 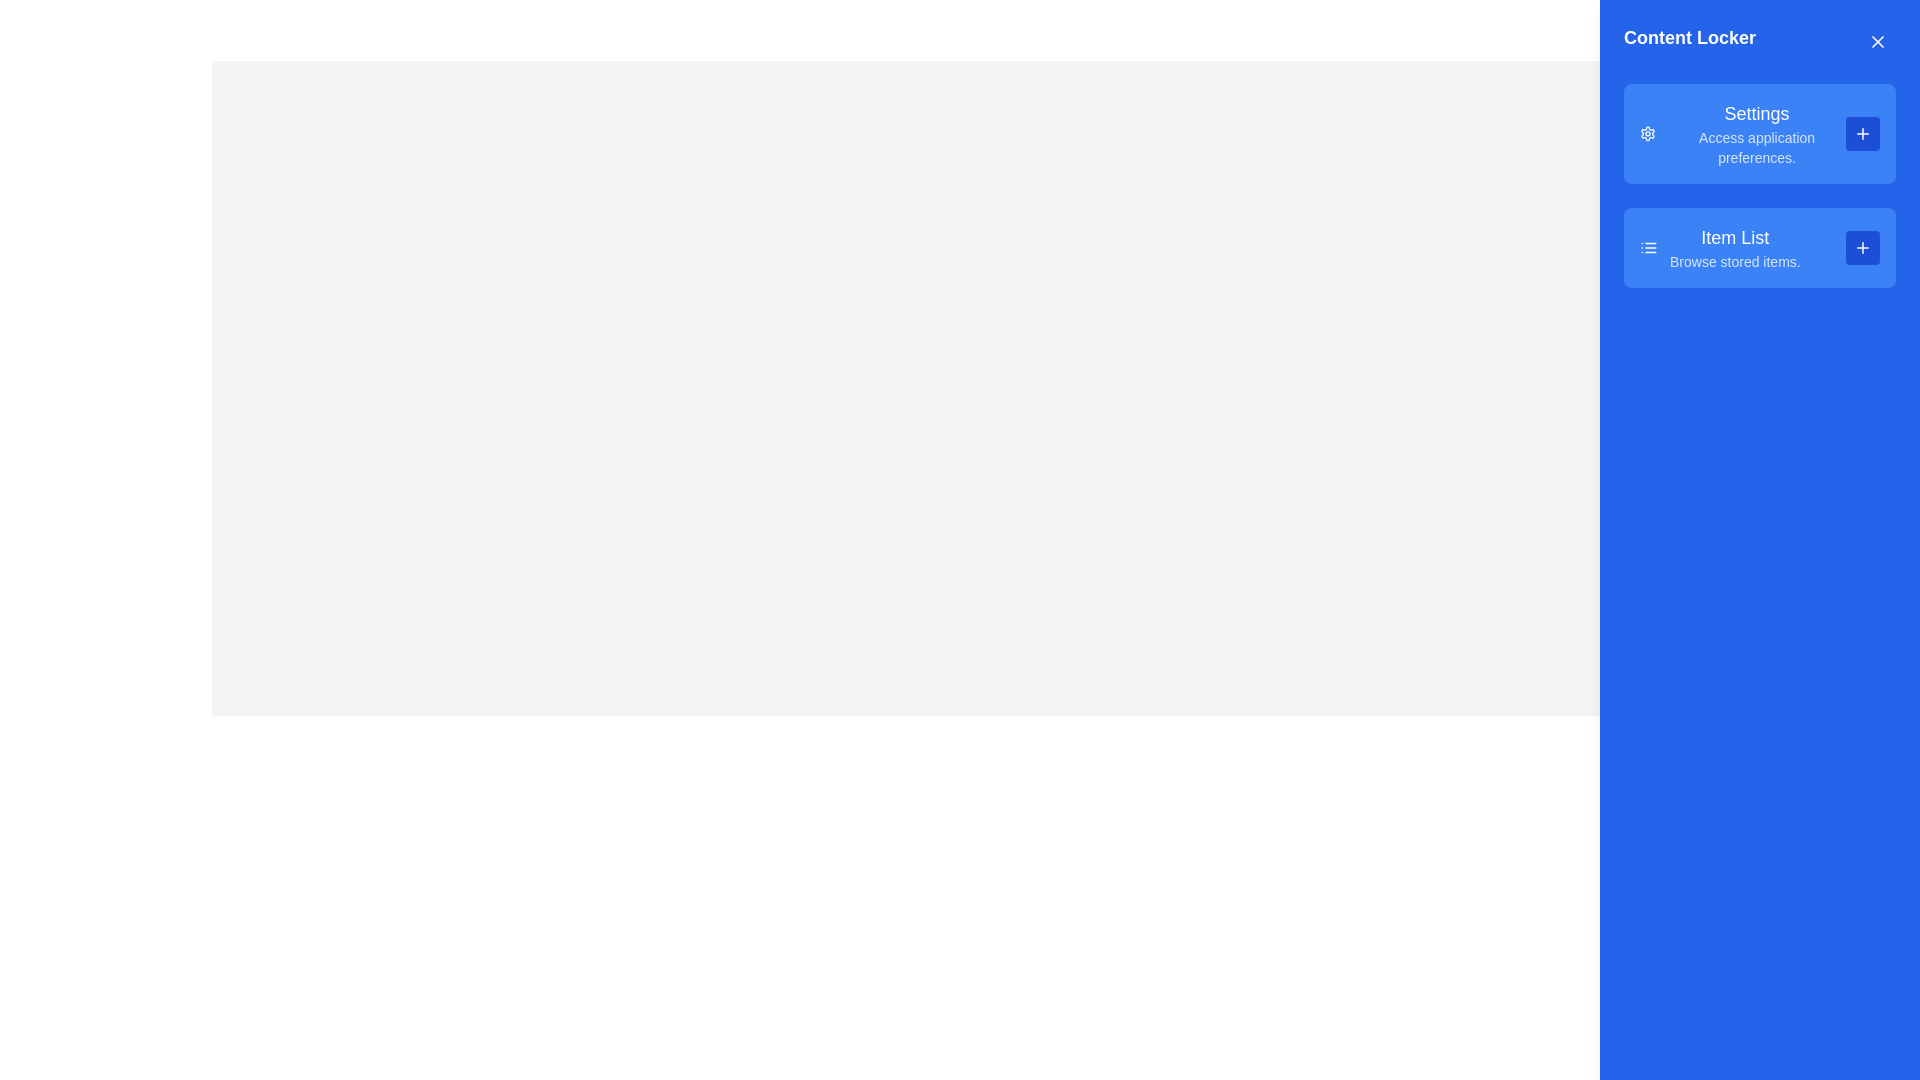 I want to click on the settings icon located to the left of the text 'Settings' under the 'Content Locker' section, so click(x=1648, y=134).